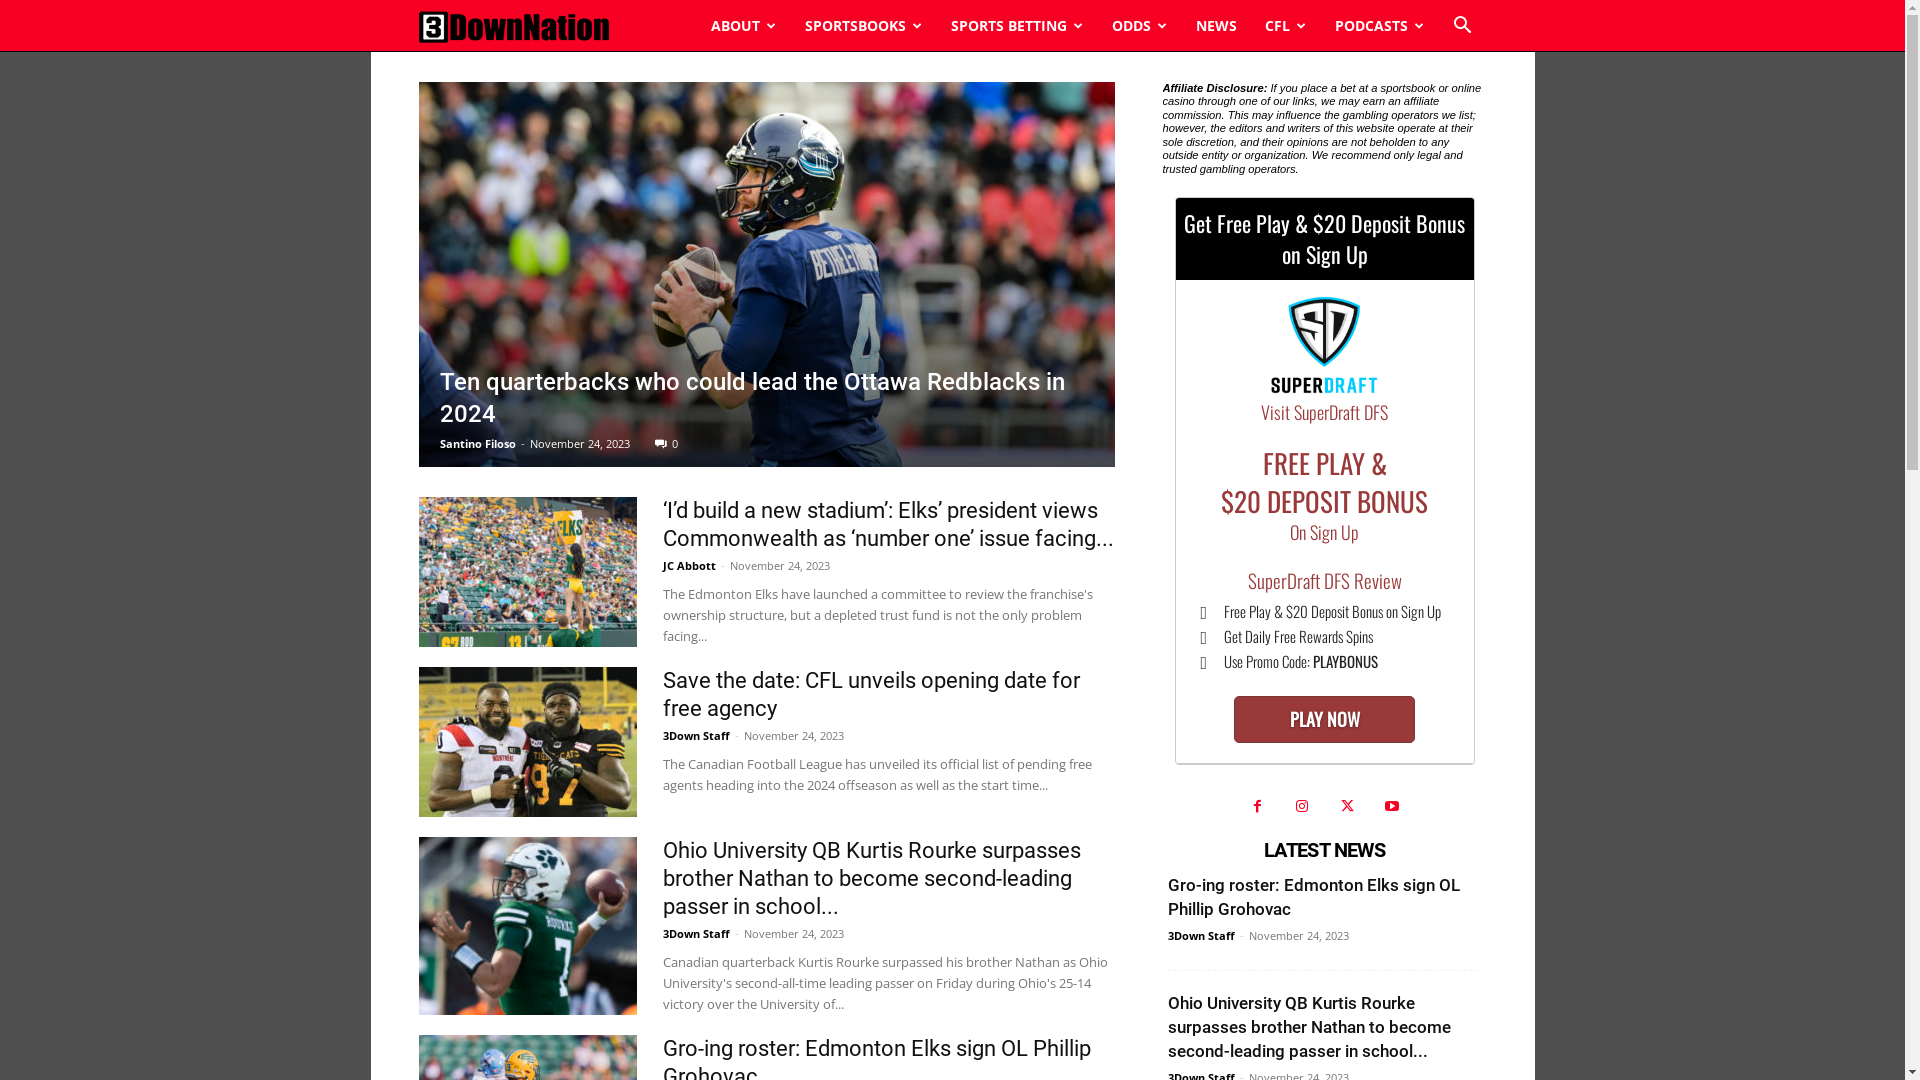 Image resolution: width=1920 pixels, height=1080 pixels. I want to click on 'JC Abbott', so click(688, 565).